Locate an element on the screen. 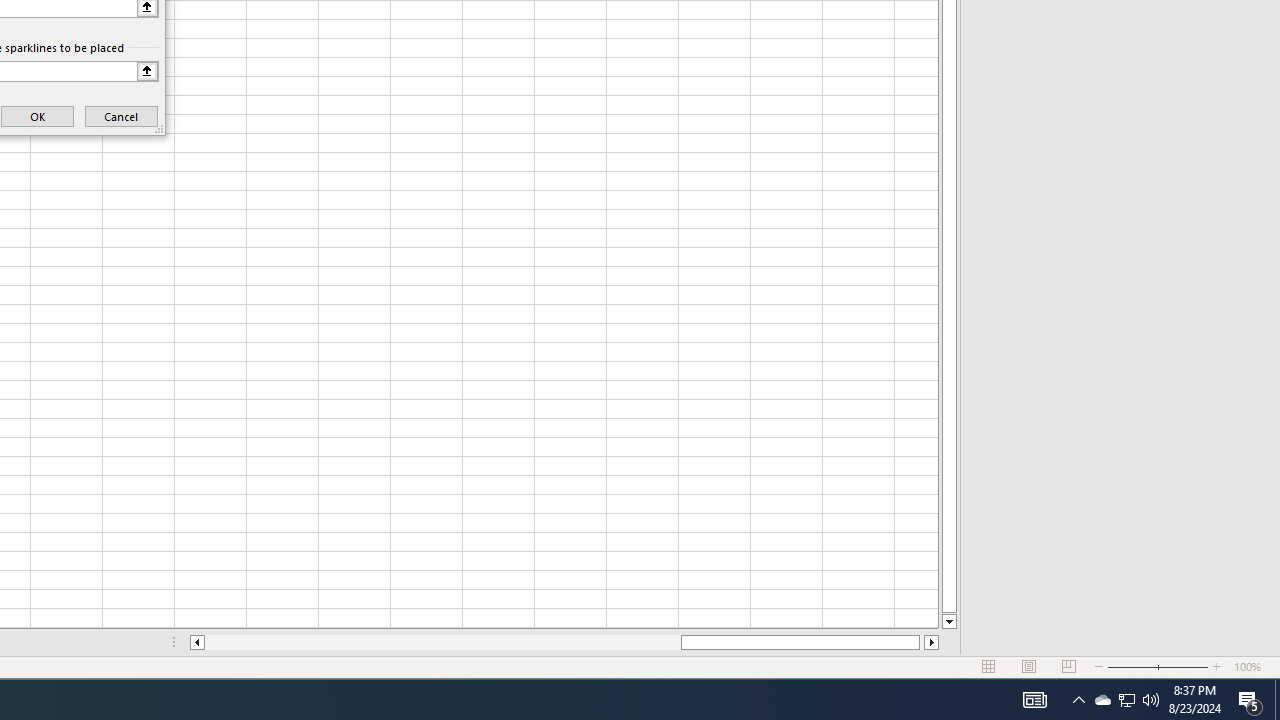  'Page left' is located at coordinates (441, 642).